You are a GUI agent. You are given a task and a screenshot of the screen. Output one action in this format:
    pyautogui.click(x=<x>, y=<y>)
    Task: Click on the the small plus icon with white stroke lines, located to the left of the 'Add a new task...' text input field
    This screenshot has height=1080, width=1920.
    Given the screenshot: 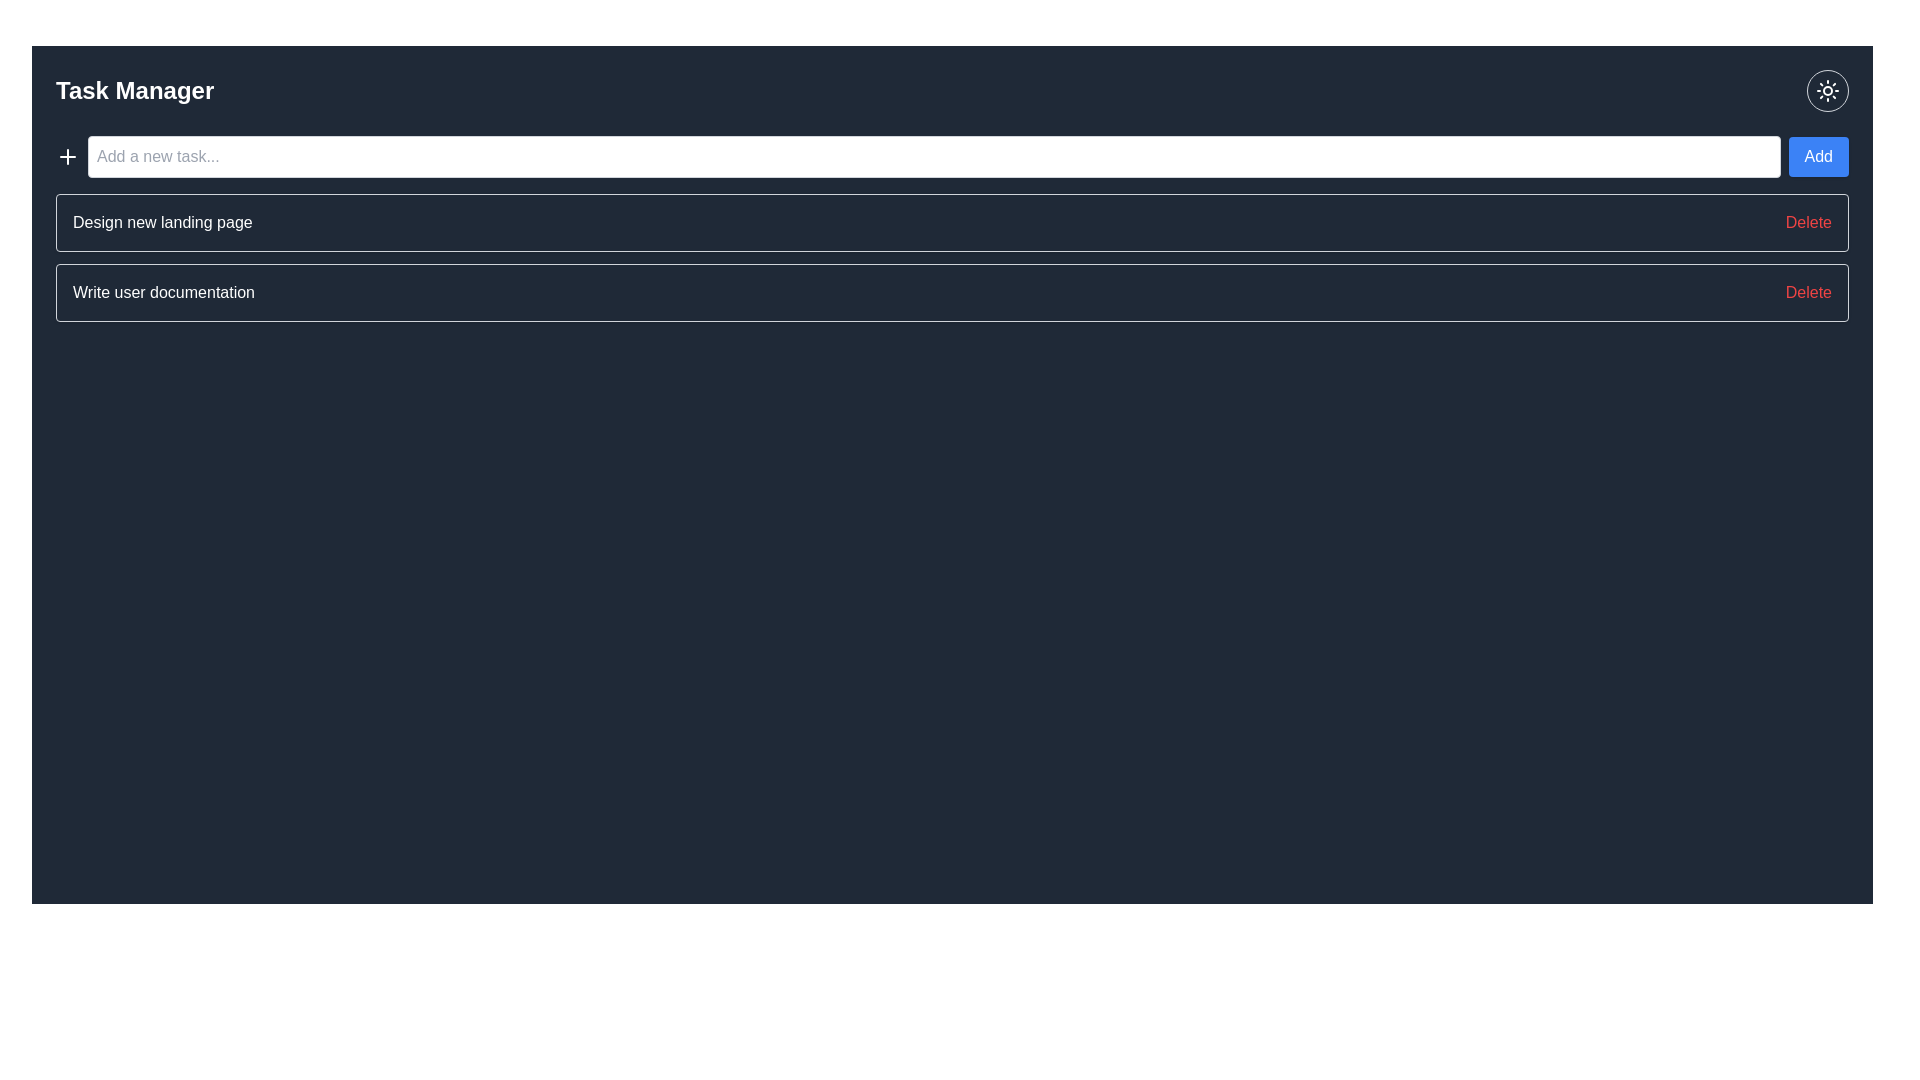 What is the action you would take?
    pyautogui.click(x=67, y=156)
    